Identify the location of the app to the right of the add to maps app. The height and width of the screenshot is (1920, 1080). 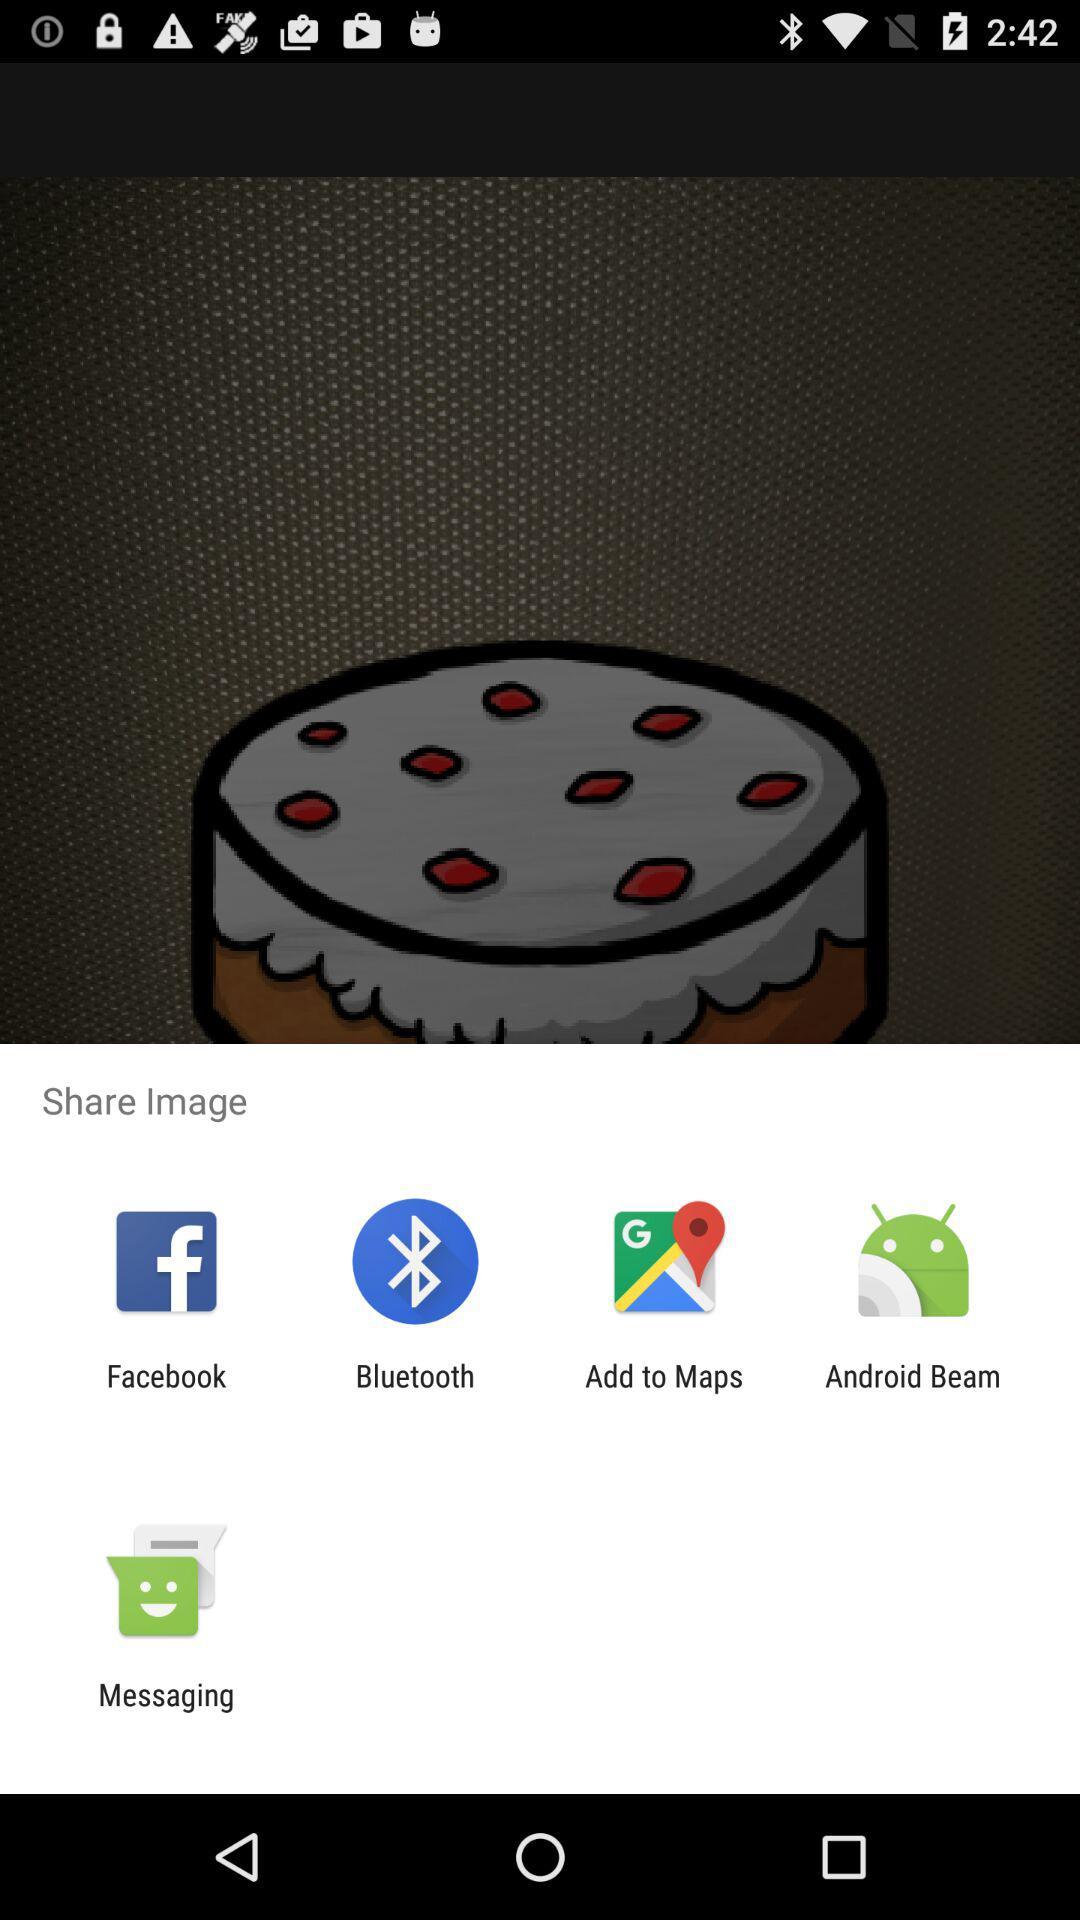
(913, 1392).